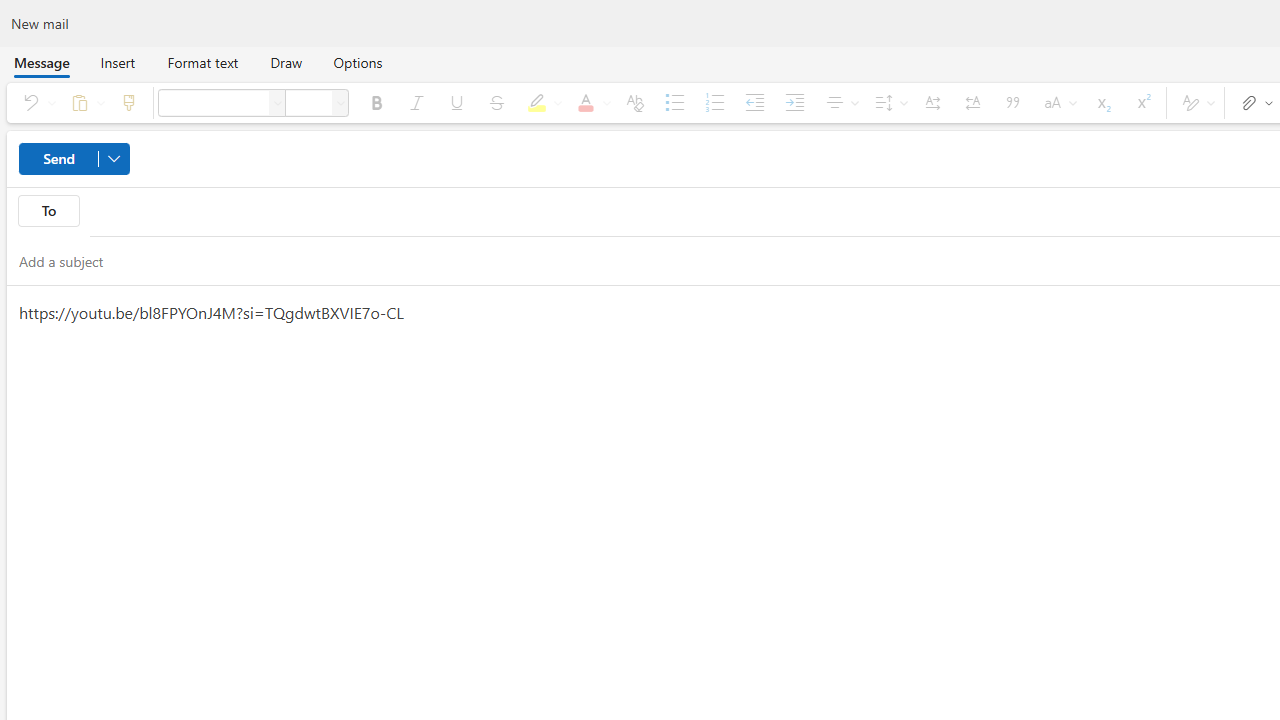 The width and height of the screenshot is (1280, 720). I want to click on 'Subscript', so click(1101, 102).